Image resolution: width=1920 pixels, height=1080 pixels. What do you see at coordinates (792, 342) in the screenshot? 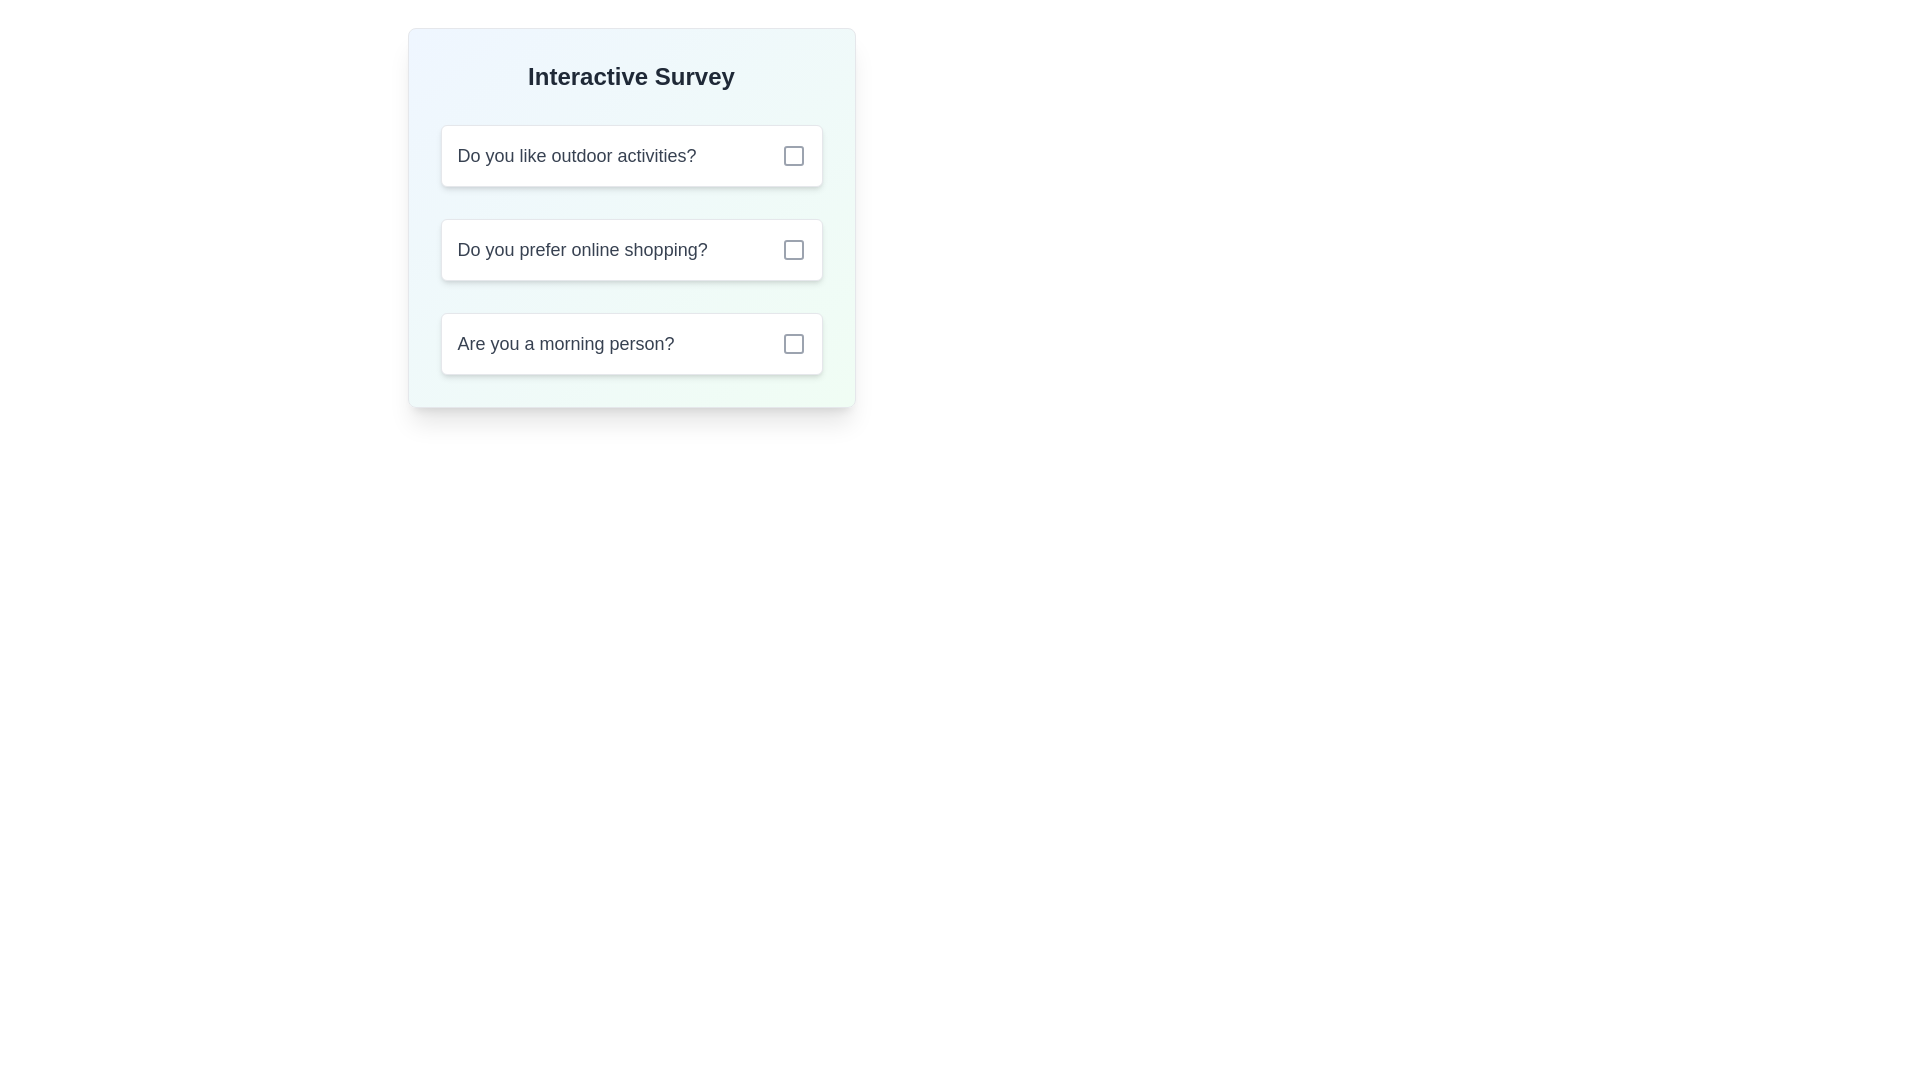
I see `the checkbox for the question 'Are you a morning person?' which is the third checkbox in the vertical list within the survey card` at bounding box center [792, 342].